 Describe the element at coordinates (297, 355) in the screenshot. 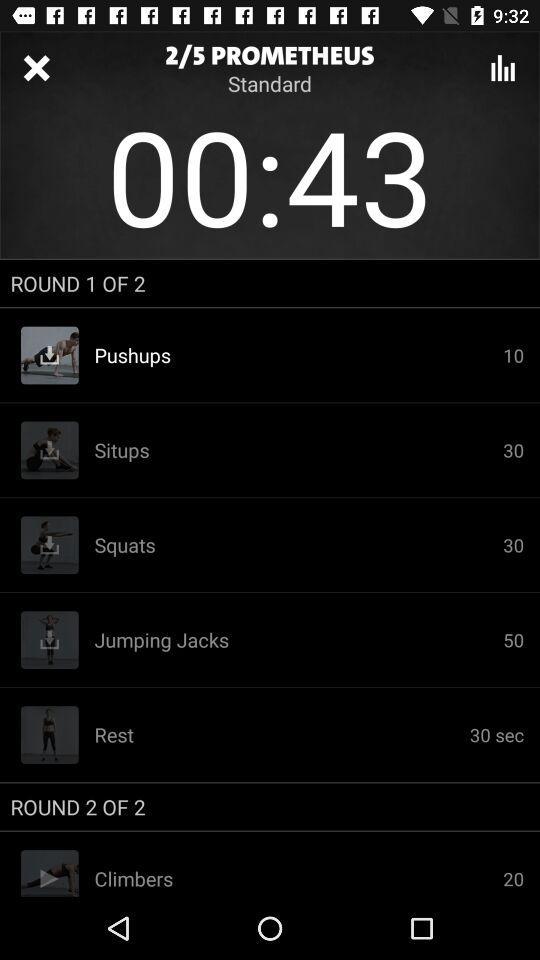

I see `item to the left of 30` at that location.